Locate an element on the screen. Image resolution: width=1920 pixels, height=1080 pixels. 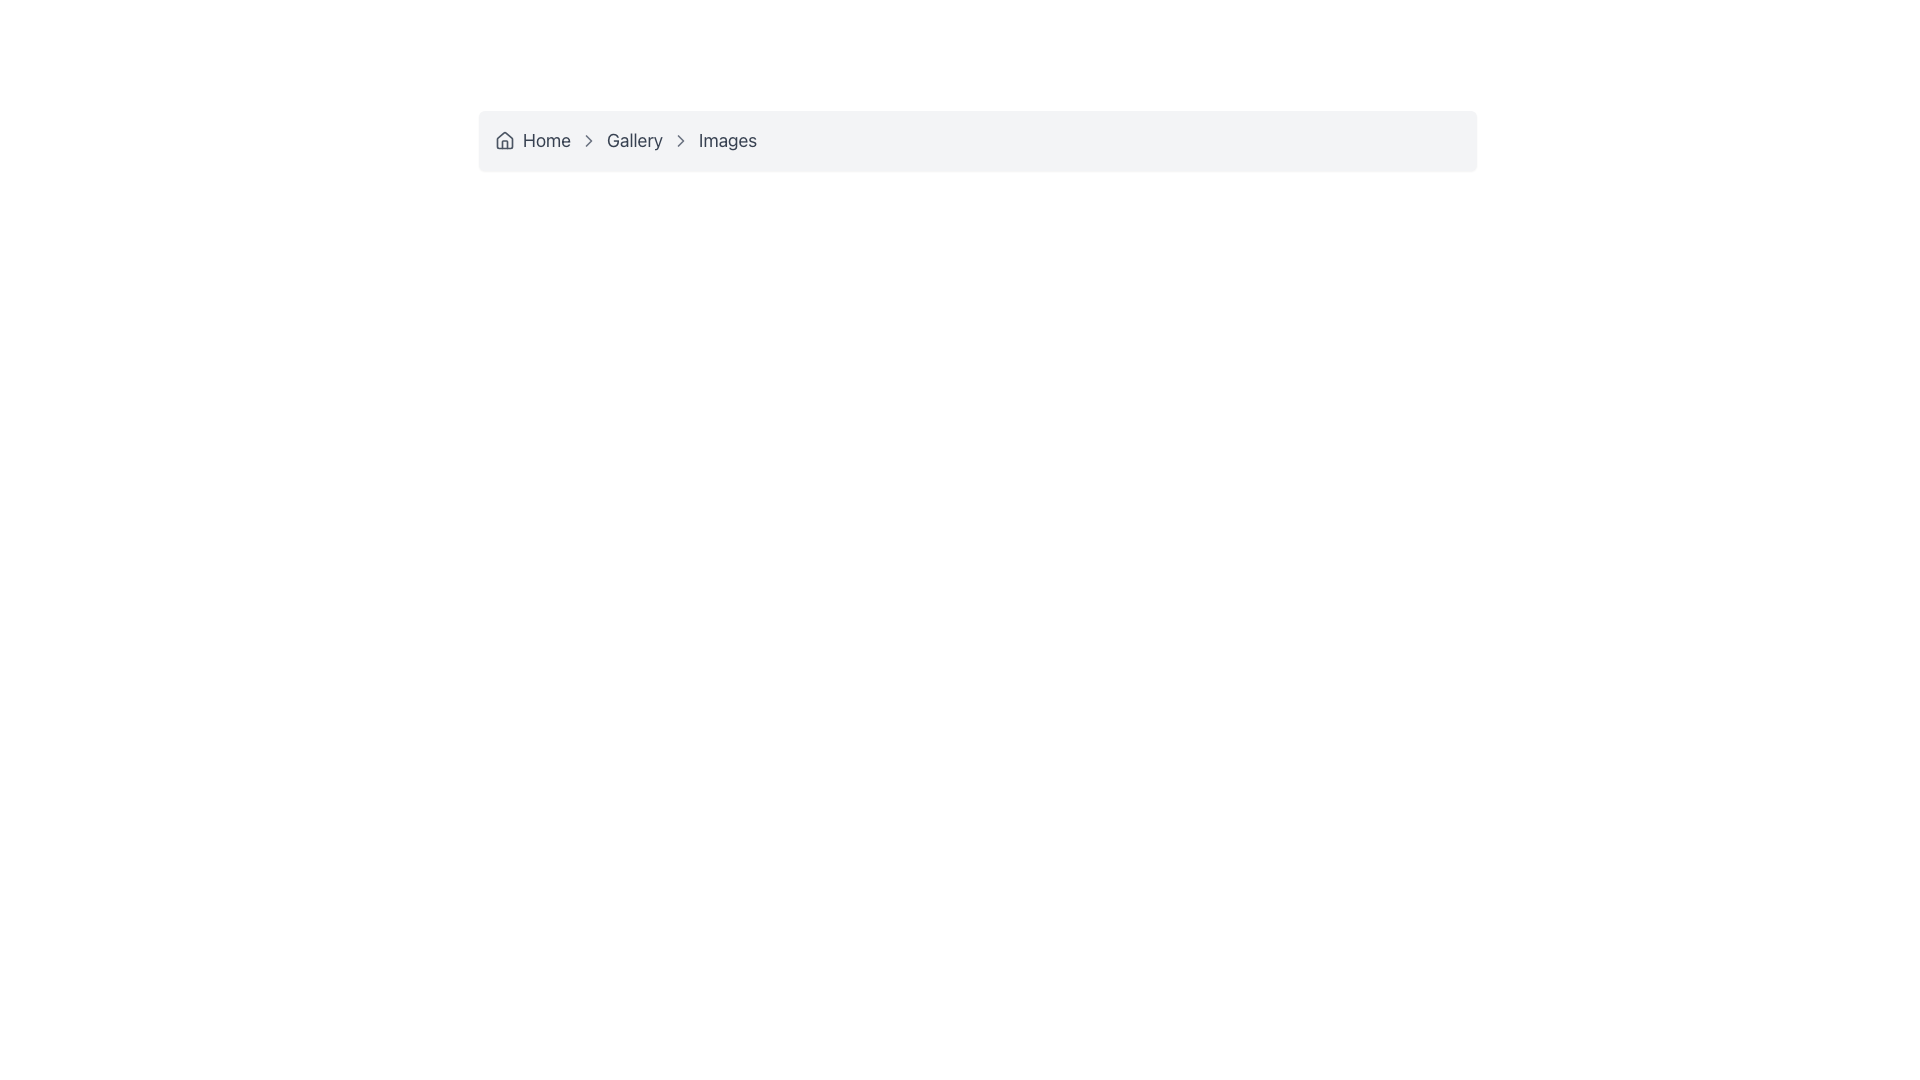
the right-facing chevron icon that separates the 'Home' link and the 'Gallery' link in the breadcrumb navigation bar is located at coordinates (588, 140).